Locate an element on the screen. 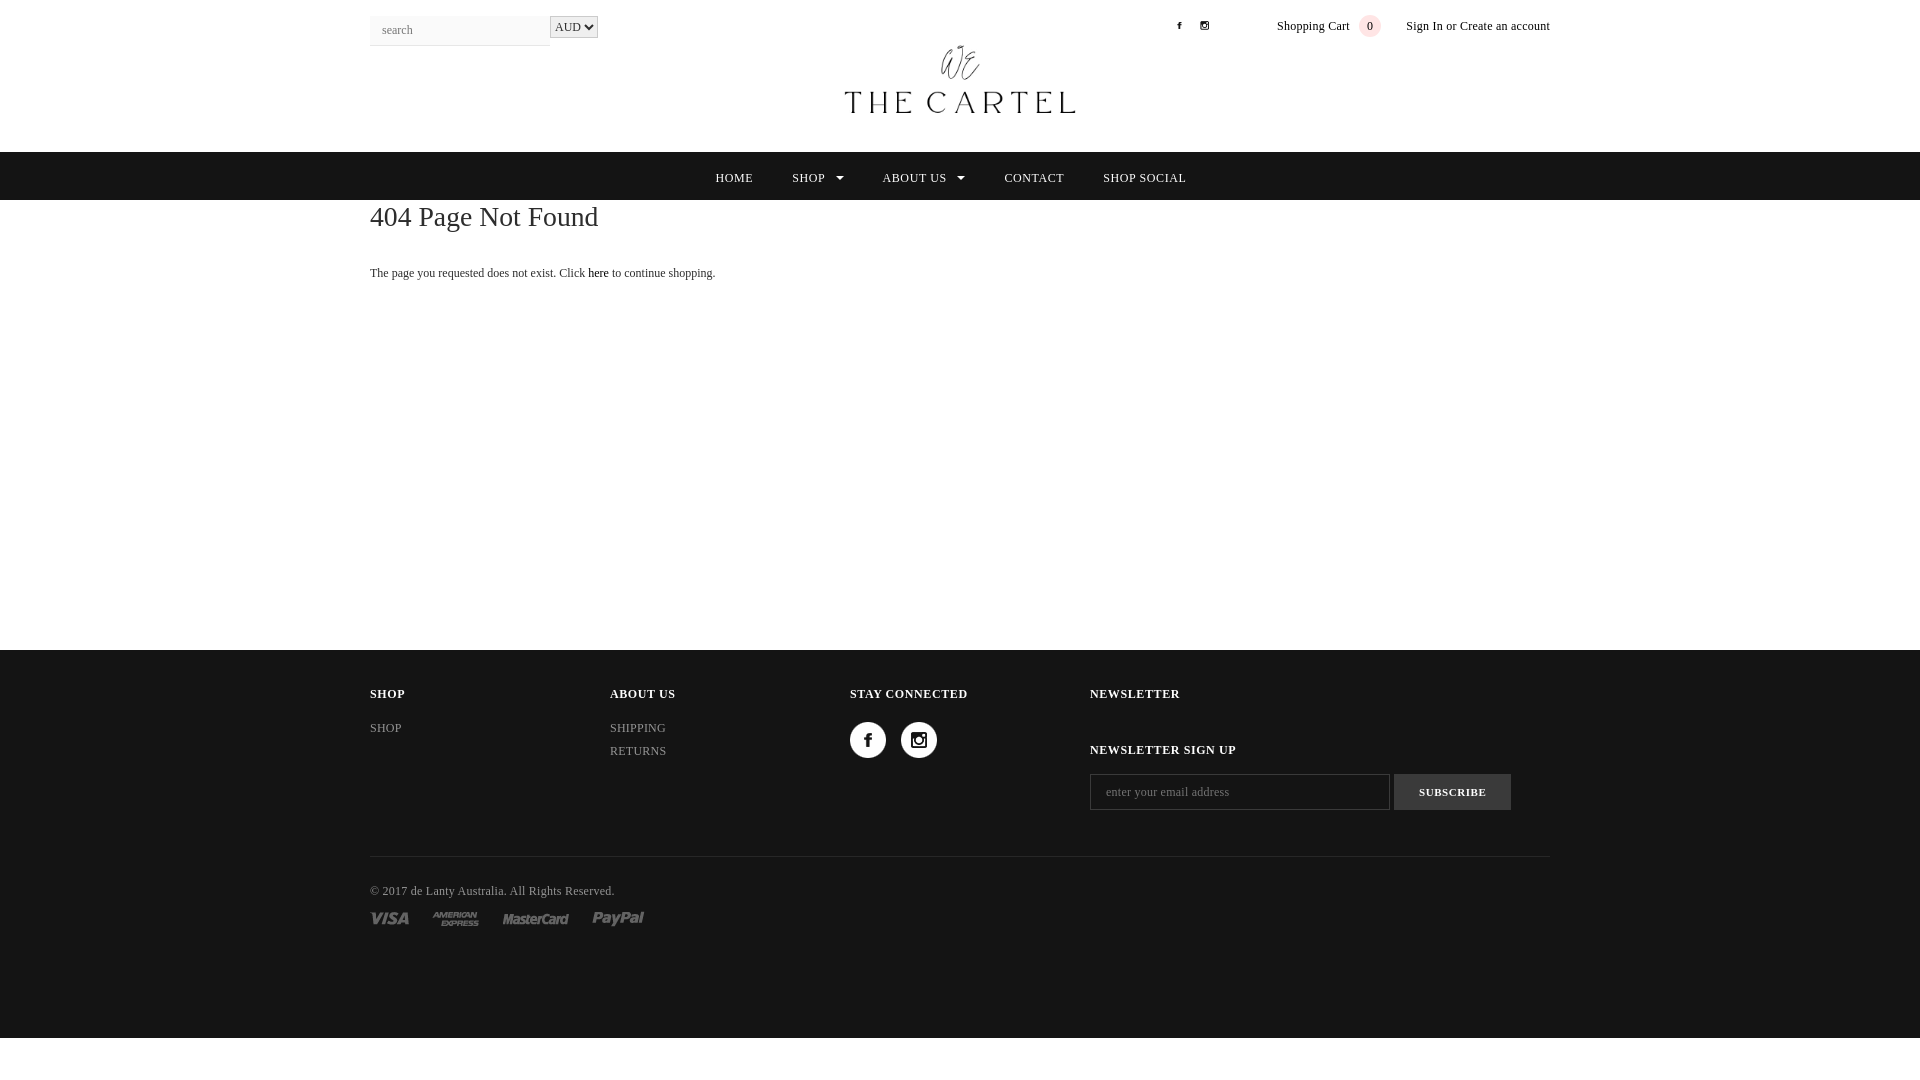  'Sign In' is located at coordinates (1423, 26).